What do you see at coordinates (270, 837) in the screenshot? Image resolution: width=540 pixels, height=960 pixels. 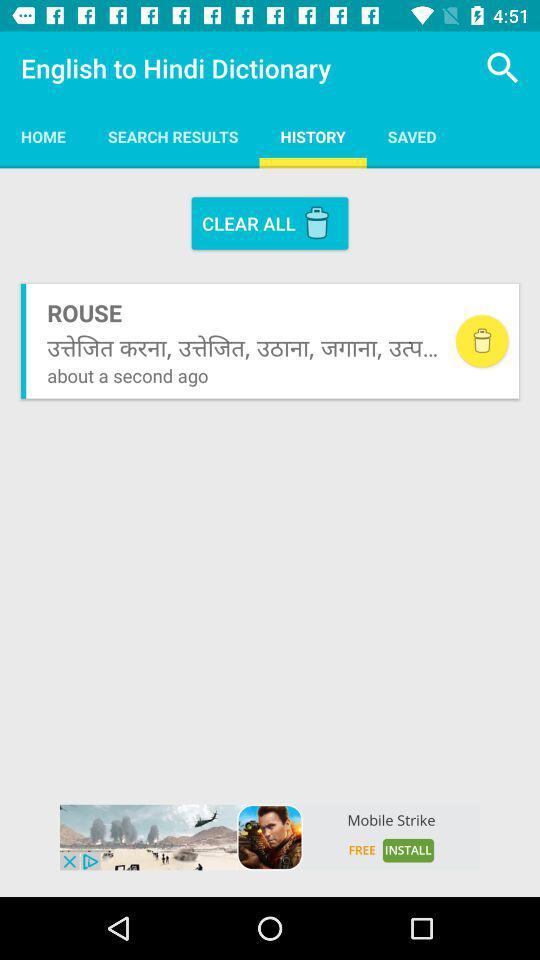 I see `mobile strike` at bounding box center [270, 837].